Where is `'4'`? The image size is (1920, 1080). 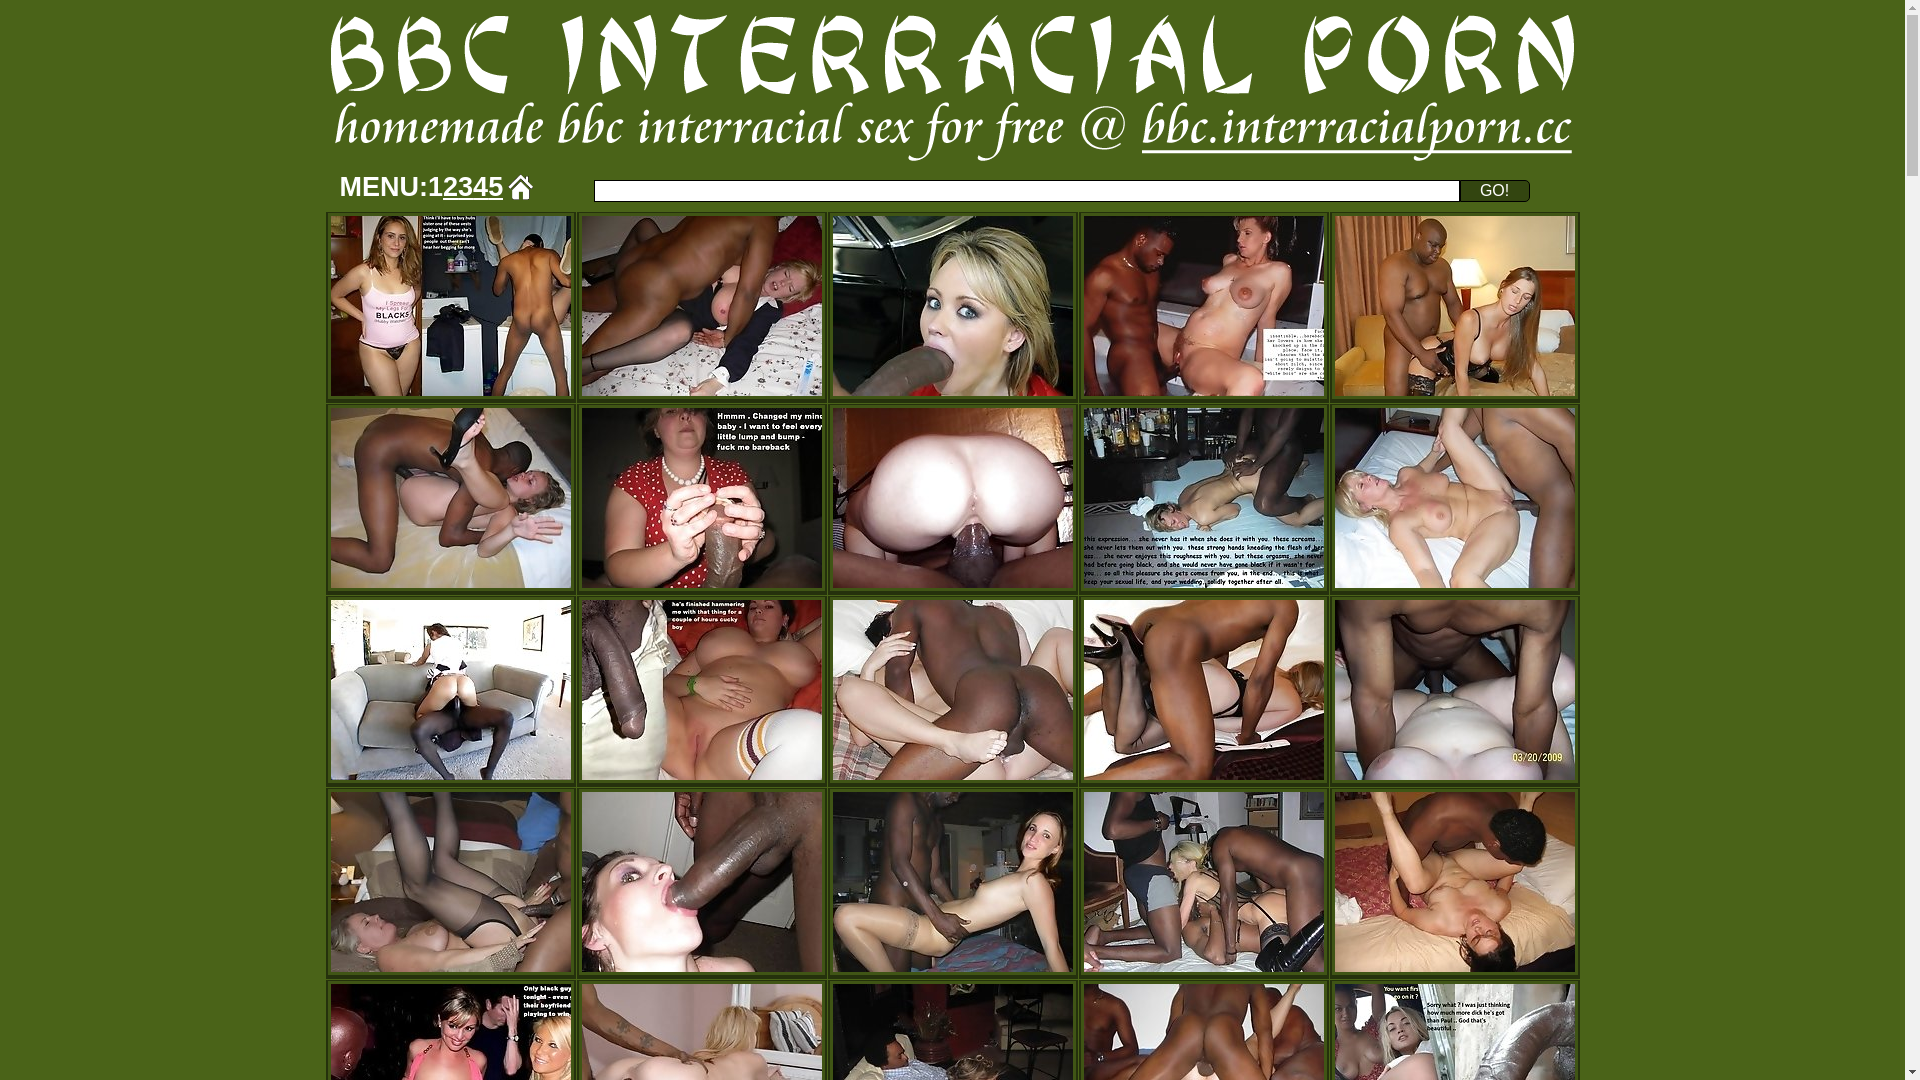 '4' is located at coordinates (480, 186).